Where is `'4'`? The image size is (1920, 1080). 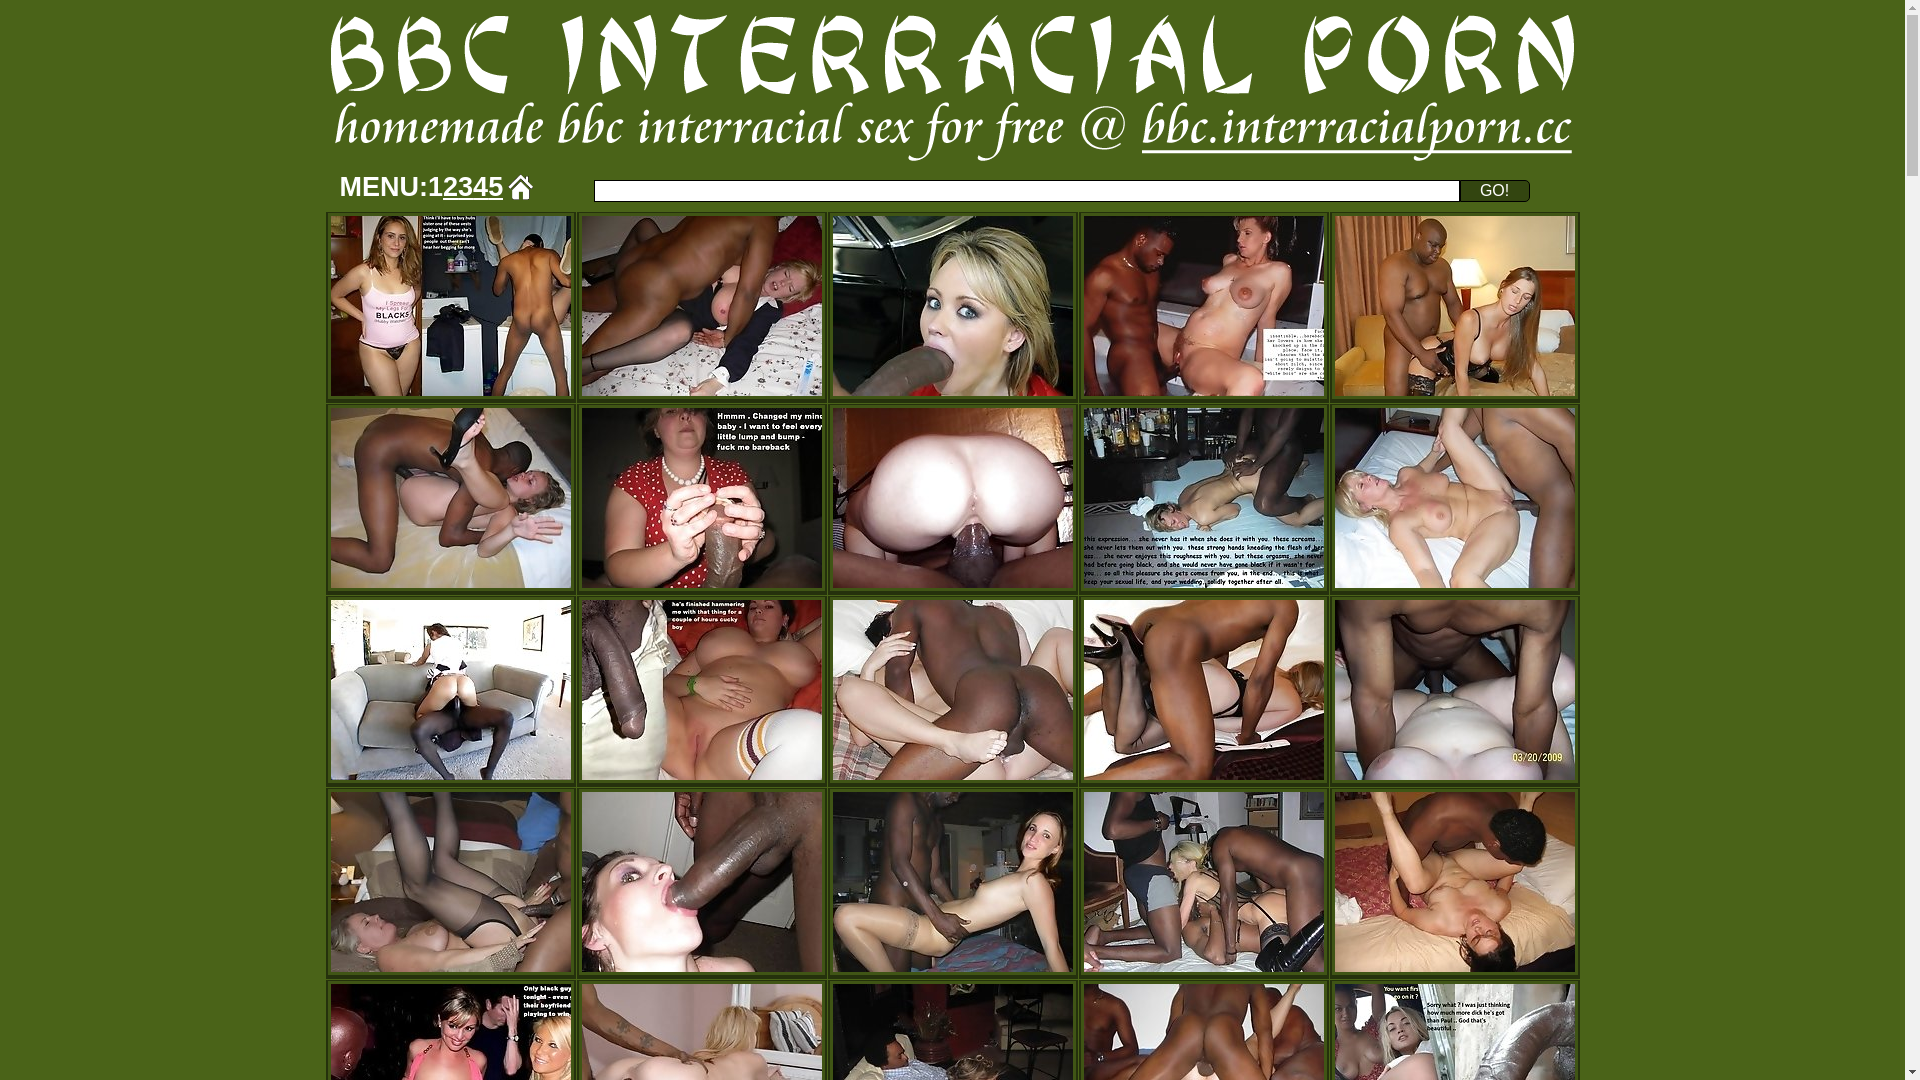 '4' is located at coordinates (480, 186).